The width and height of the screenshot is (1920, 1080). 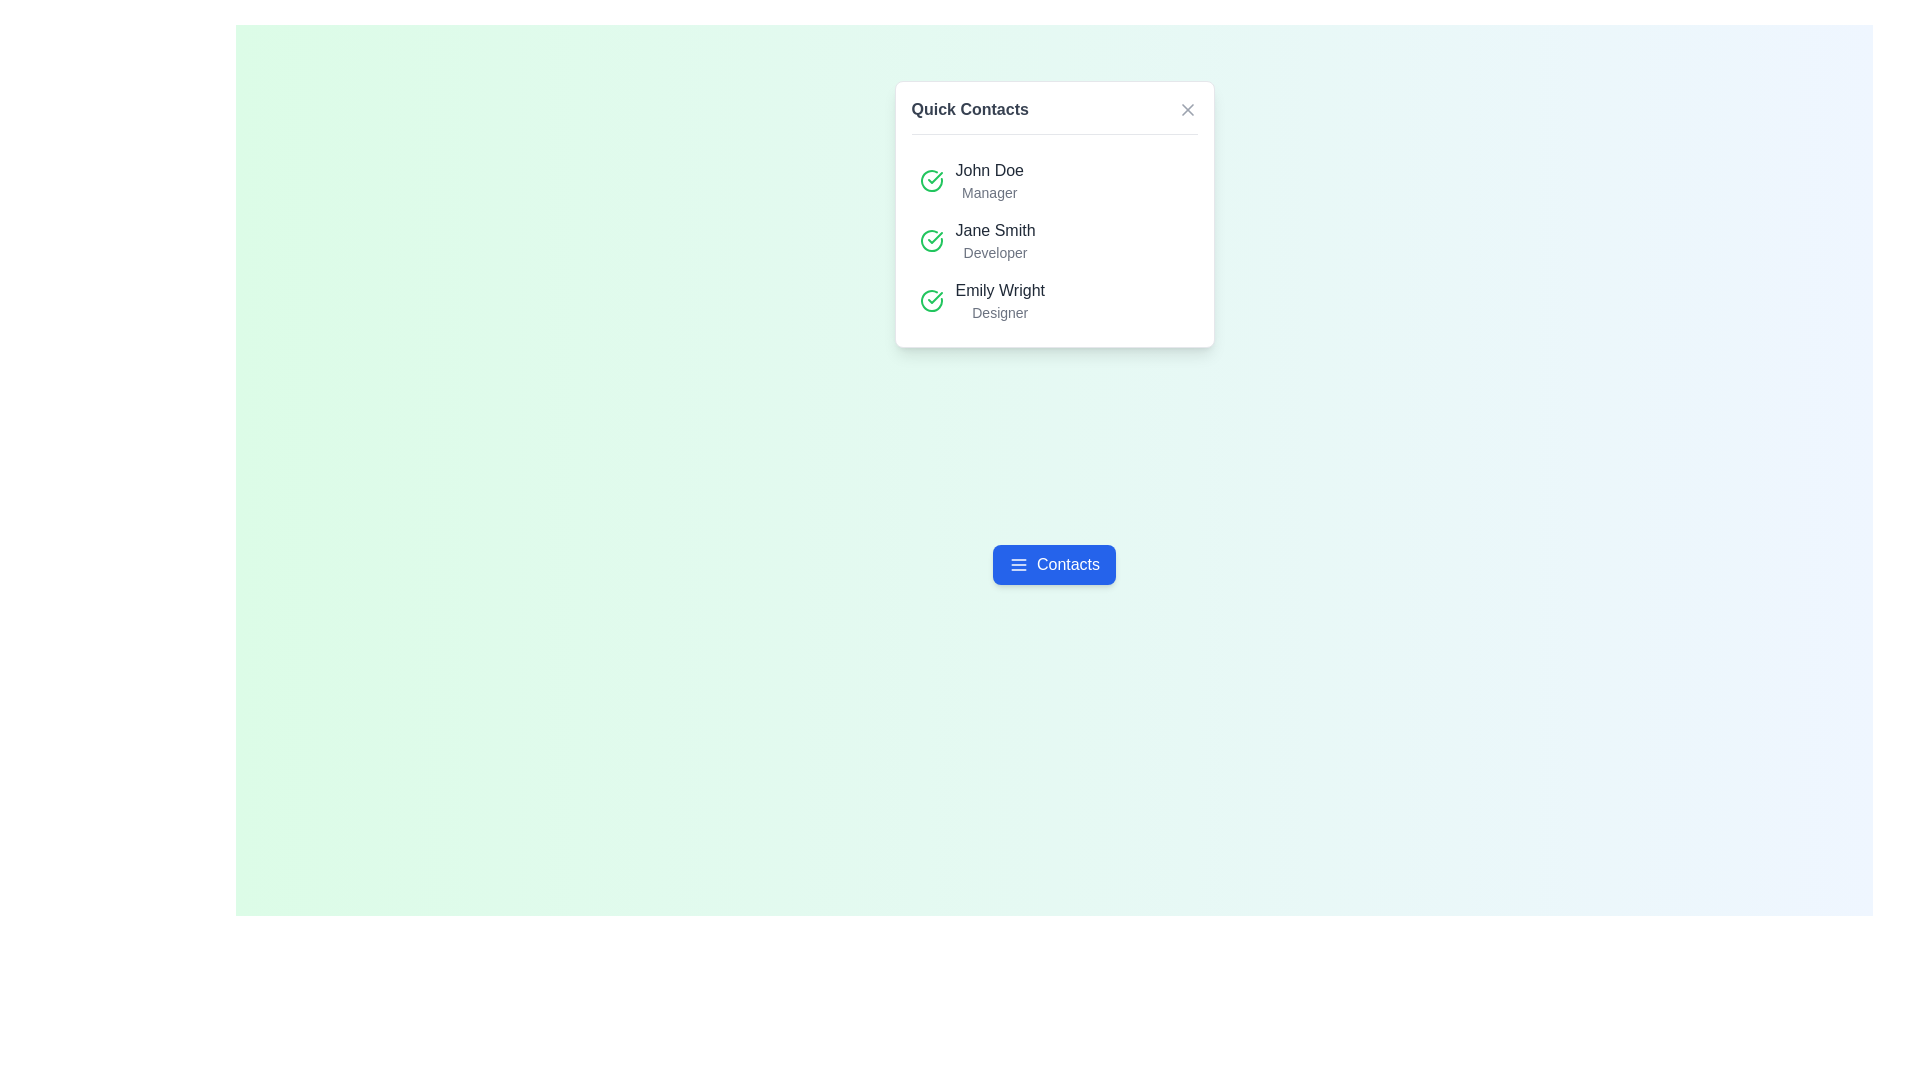 What do you see at coordinates (989, 181) in the screenshot?
I see `the Text Display element that shows the name and designation of a contact in the 'Quick Contacts' card, which is the first entry in the list` at bounding box center [989, 181].